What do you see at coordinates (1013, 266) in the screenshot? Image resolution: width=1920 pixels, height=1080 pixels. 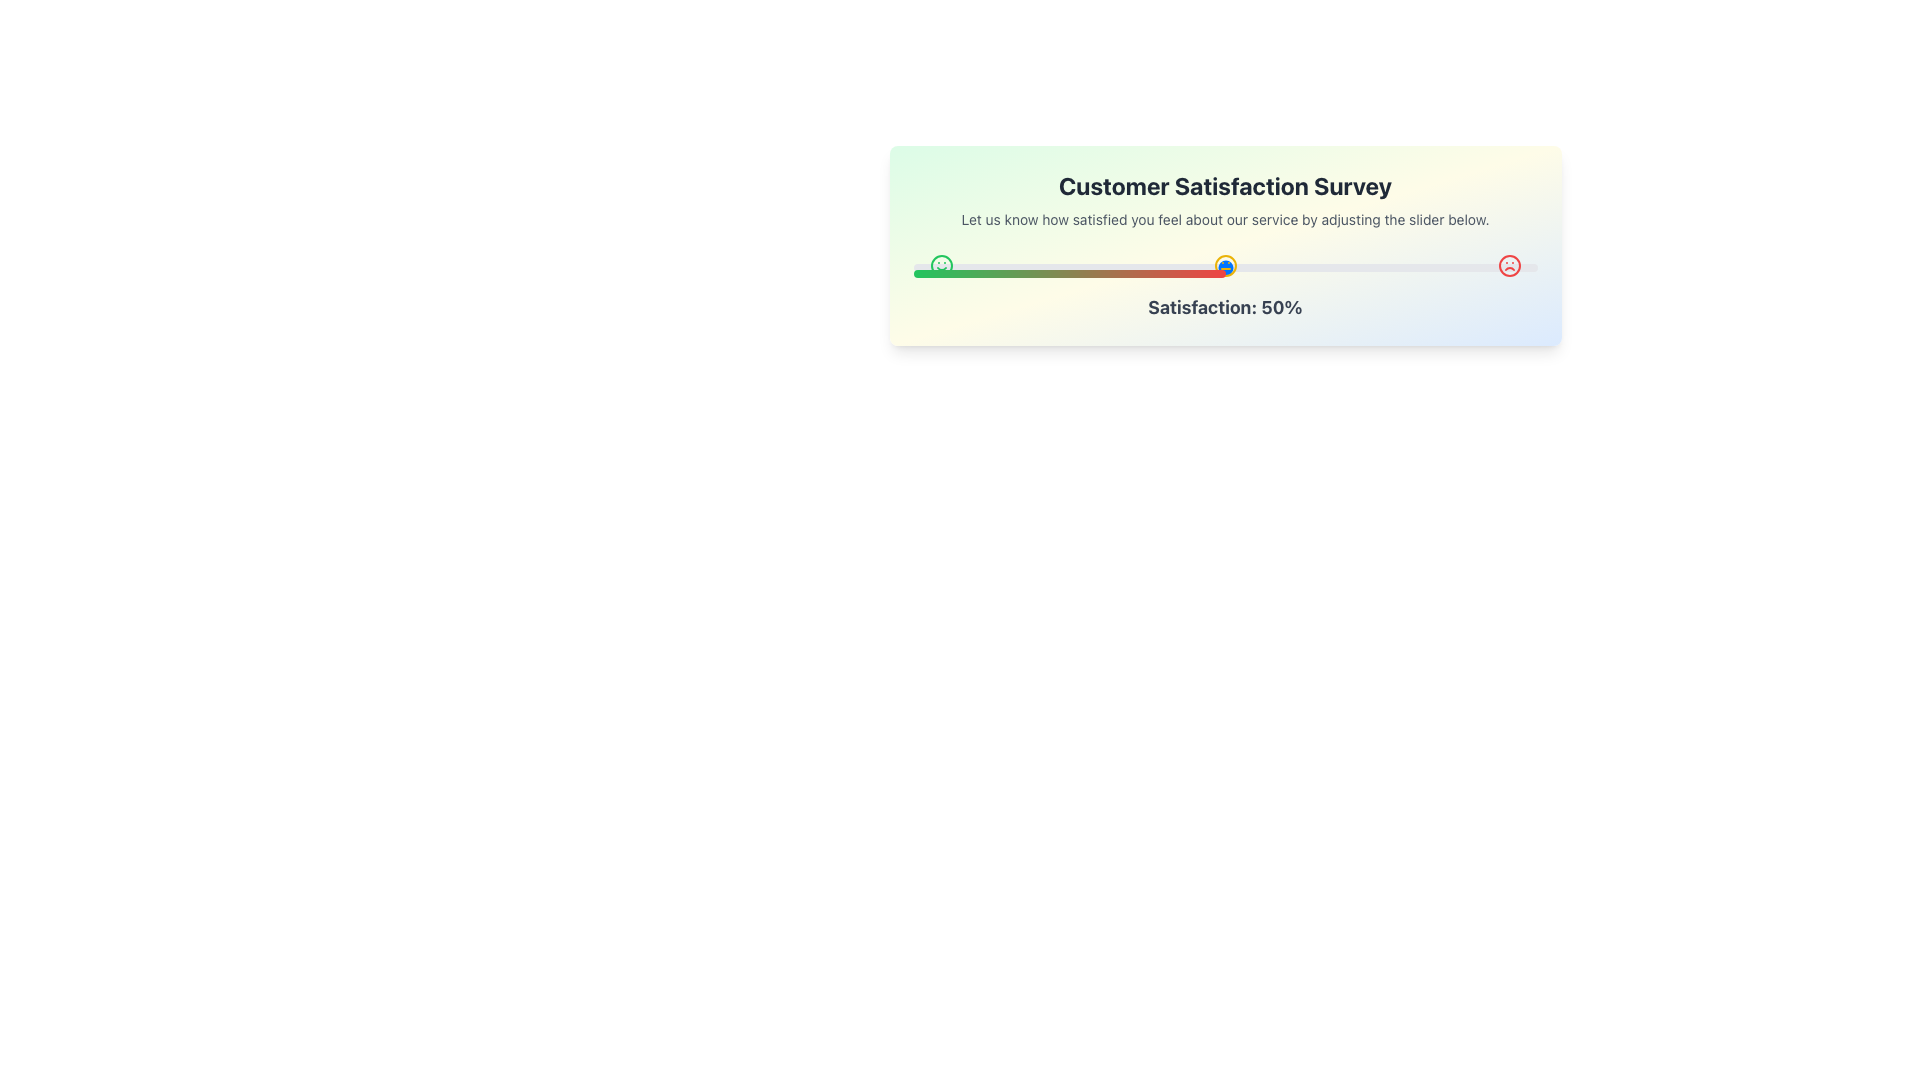 I see `customer satisfaction level` at bounding box center [1013, 266].